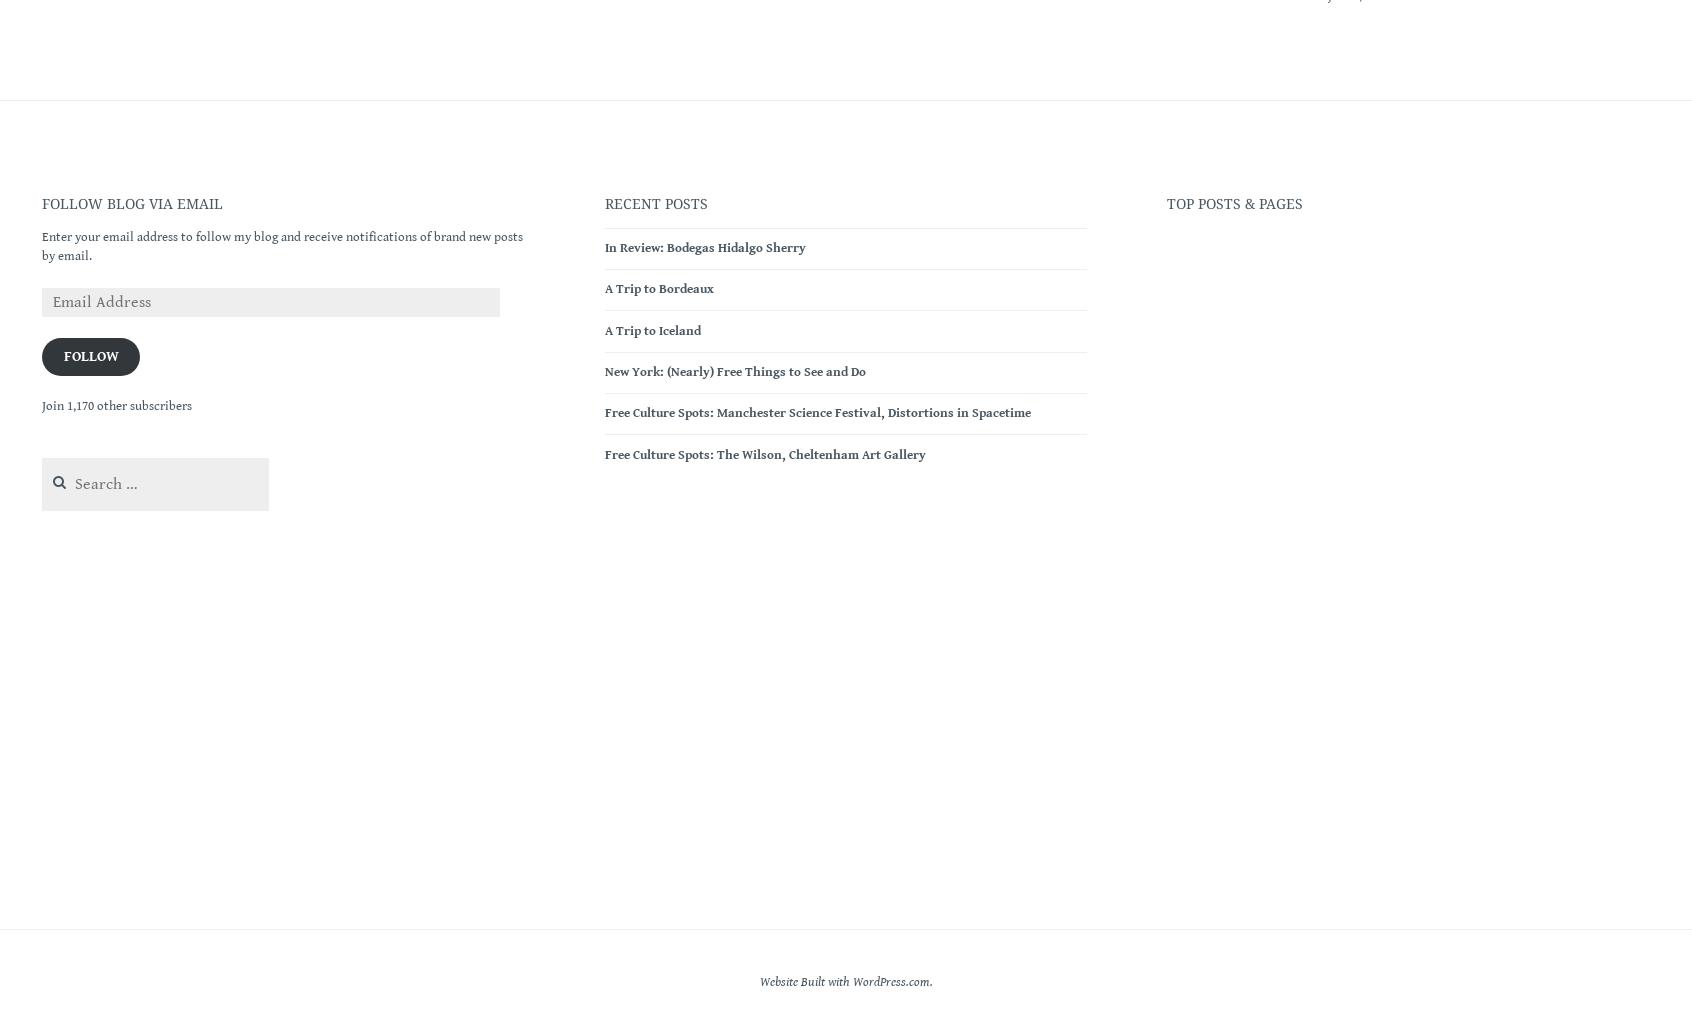 The image size is (1692, 1032). I want to click on 'Free Culture Spots: Manchester Science Festival, Distortions in Spacetime', so click(603, 412).